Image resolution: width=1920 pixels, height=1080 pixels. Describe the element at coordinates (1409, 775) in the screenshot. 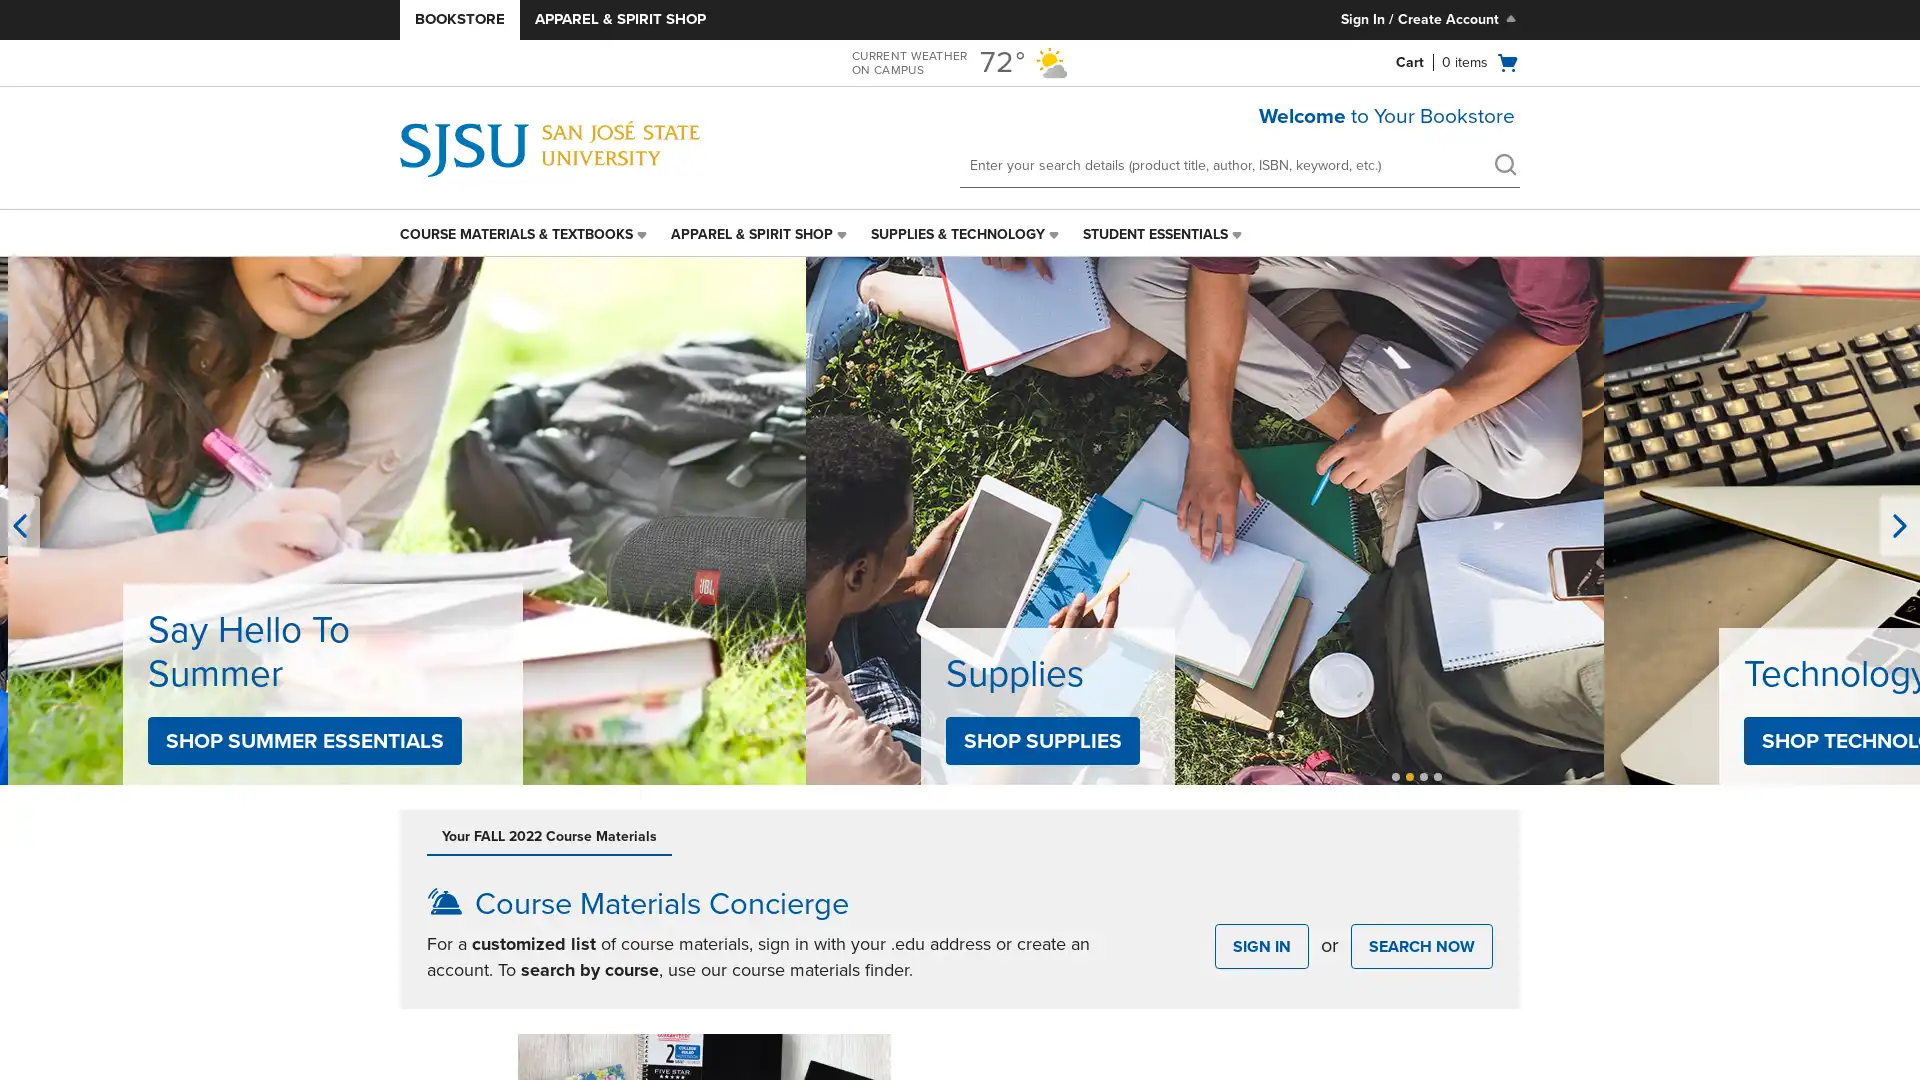

I see `Unselected, Slide 2` at that location.